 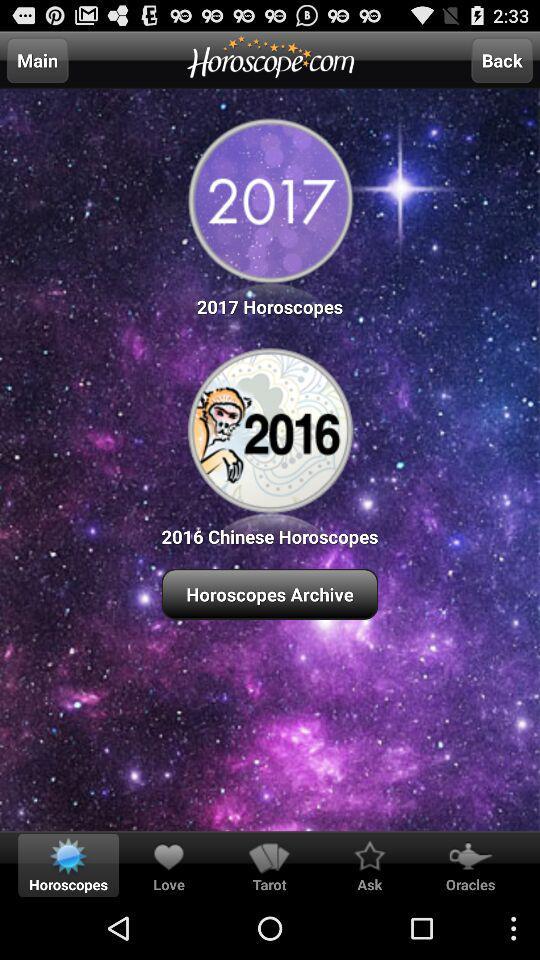 What do you see at coordinates (37, 59) in the screenshot?
I see `main at the top left corner` at bounding box center [37, 59].